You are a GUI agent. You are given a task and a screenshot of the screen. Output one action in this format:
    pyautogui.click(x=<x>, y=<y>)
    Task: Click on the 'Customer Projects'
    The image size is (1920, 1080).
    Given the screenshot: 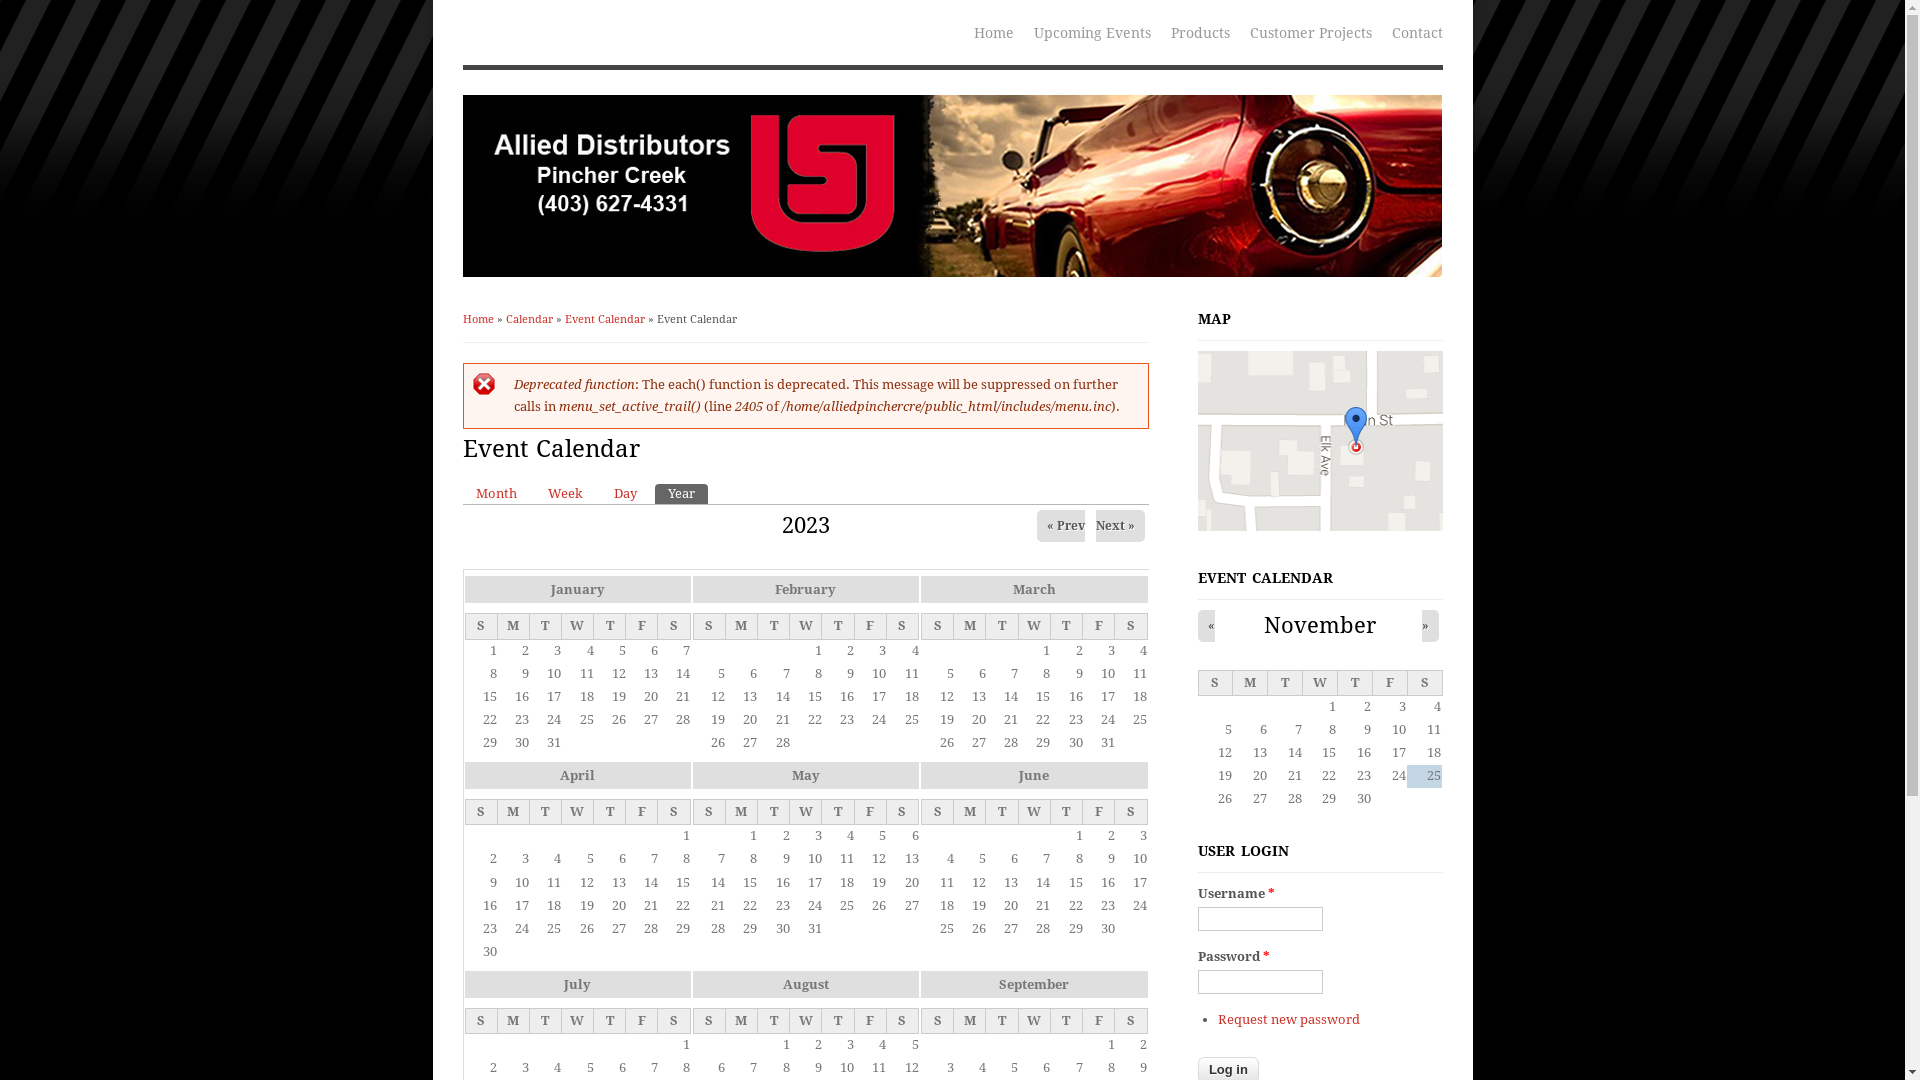 What is the action you would take?
    pyautogui.click(x=1238, y=31)
    